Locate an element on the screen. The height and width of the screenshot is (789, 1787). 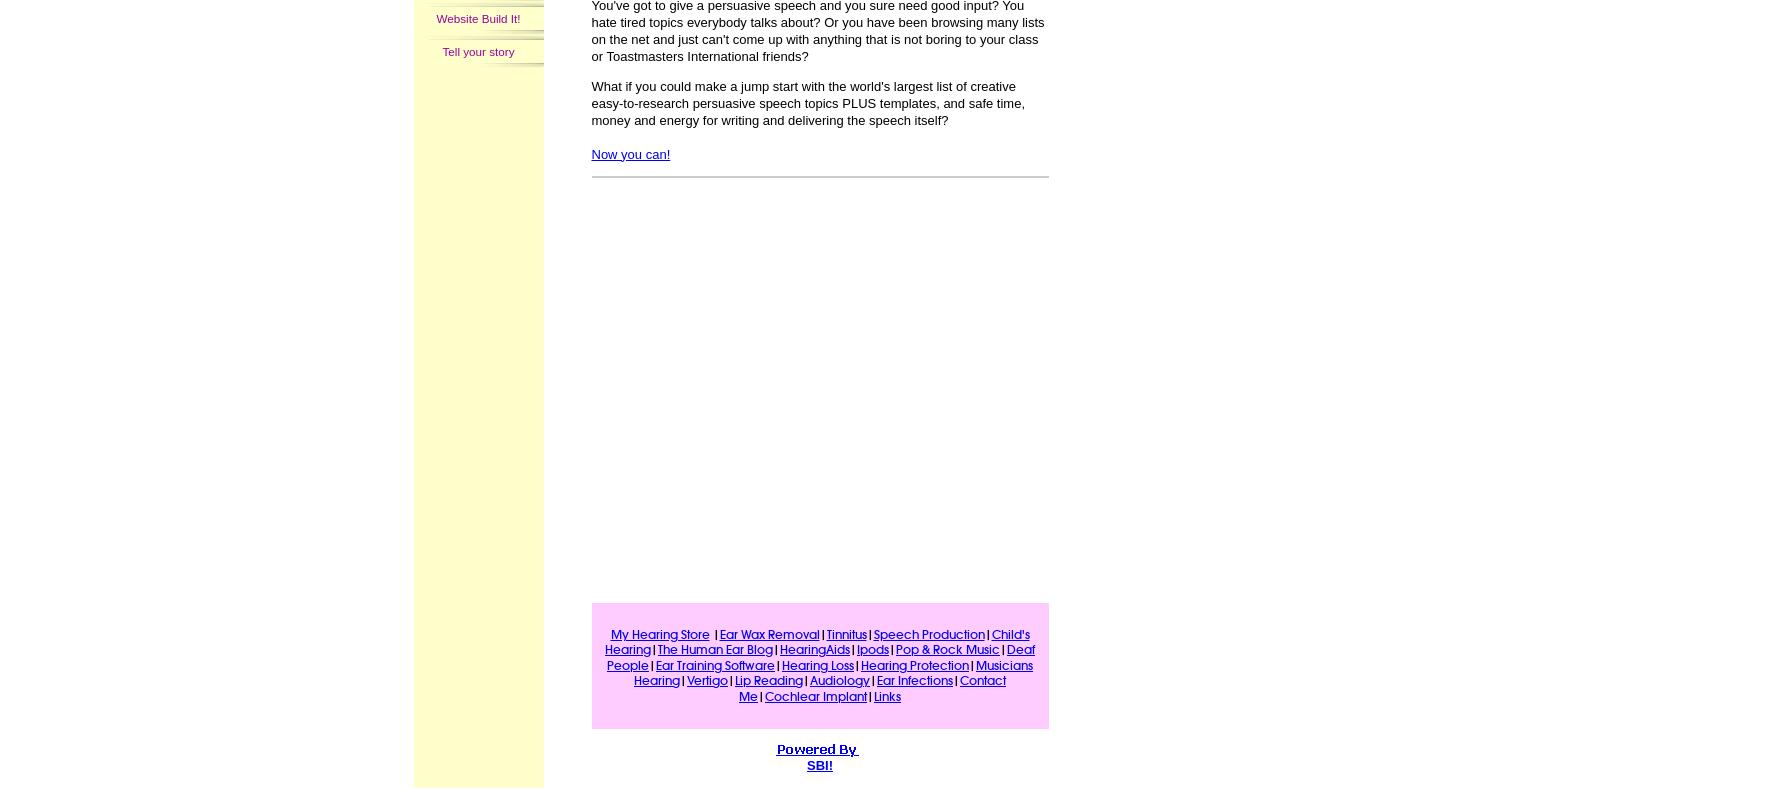
'Hearing Protection' is located at coordinates (913, 663).